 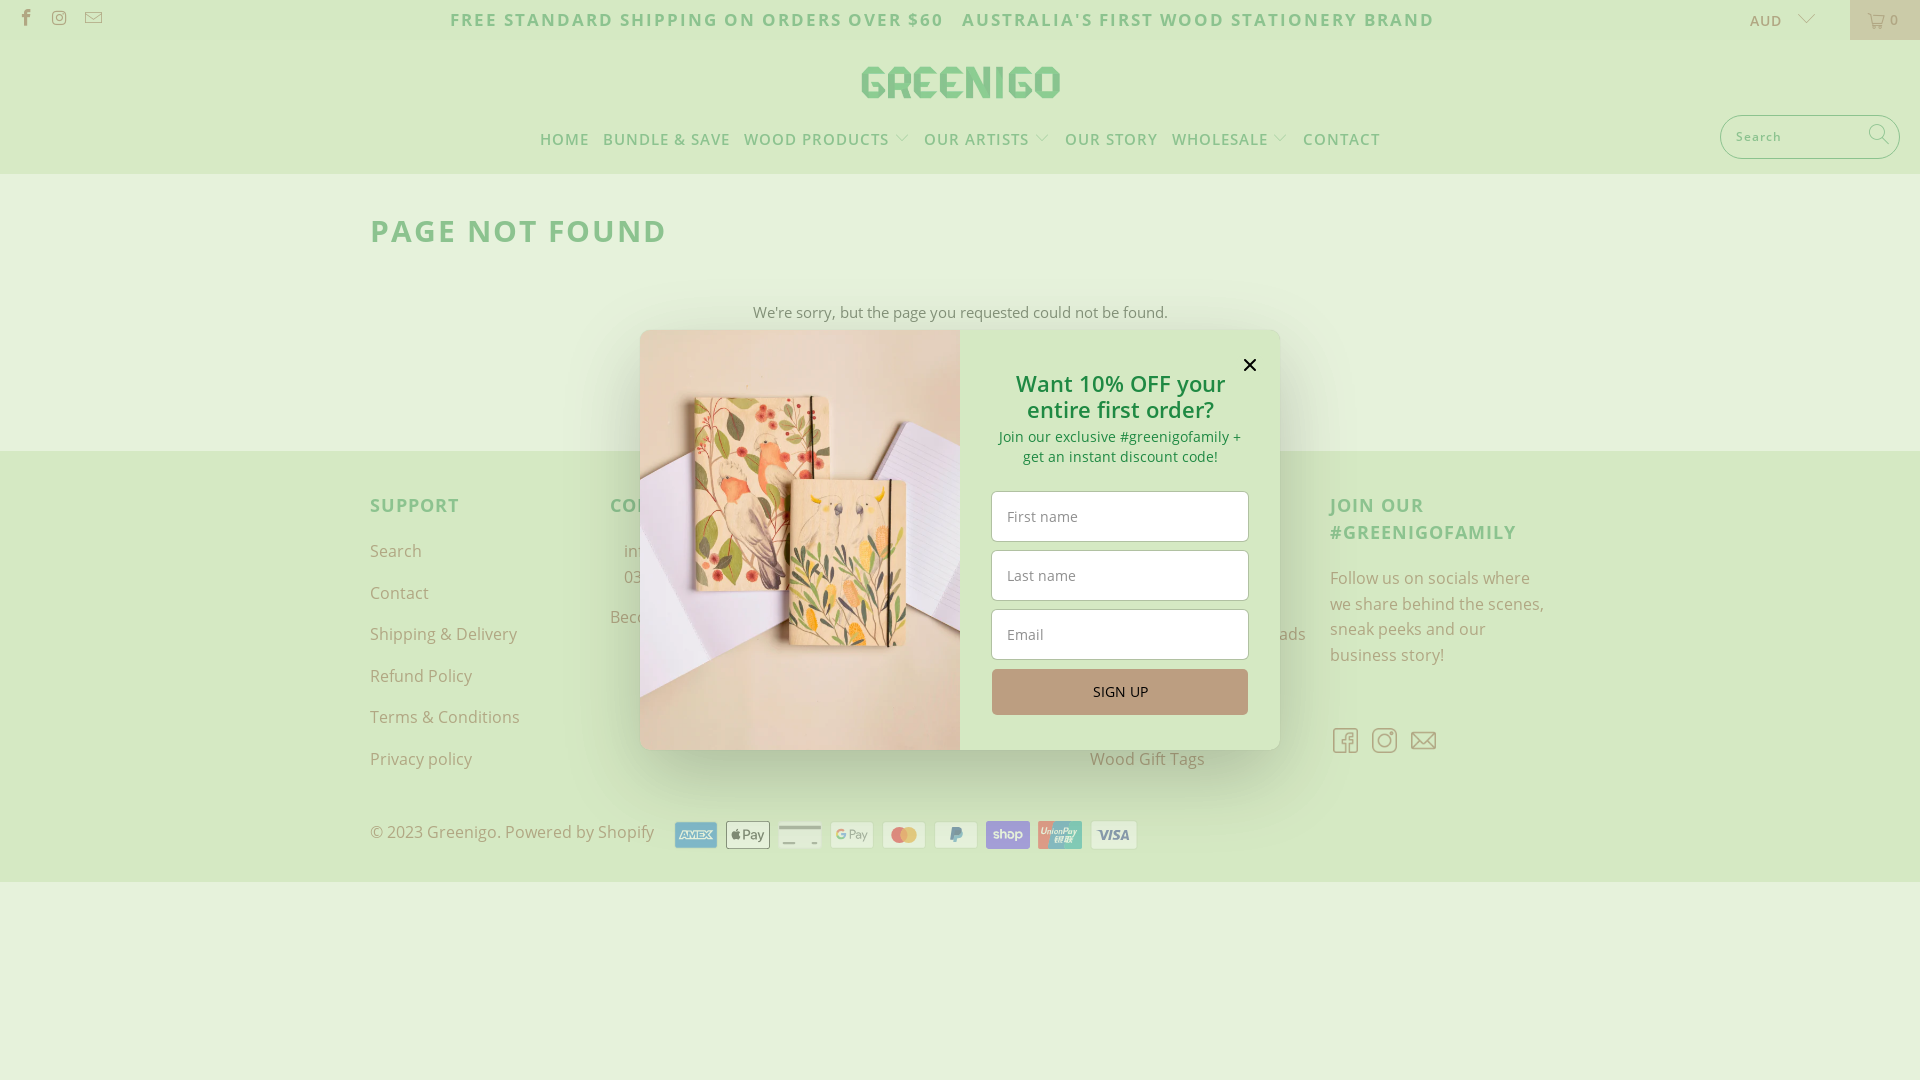 I want to click on 'OUR ARTISTS', so click(x=987, y=137).